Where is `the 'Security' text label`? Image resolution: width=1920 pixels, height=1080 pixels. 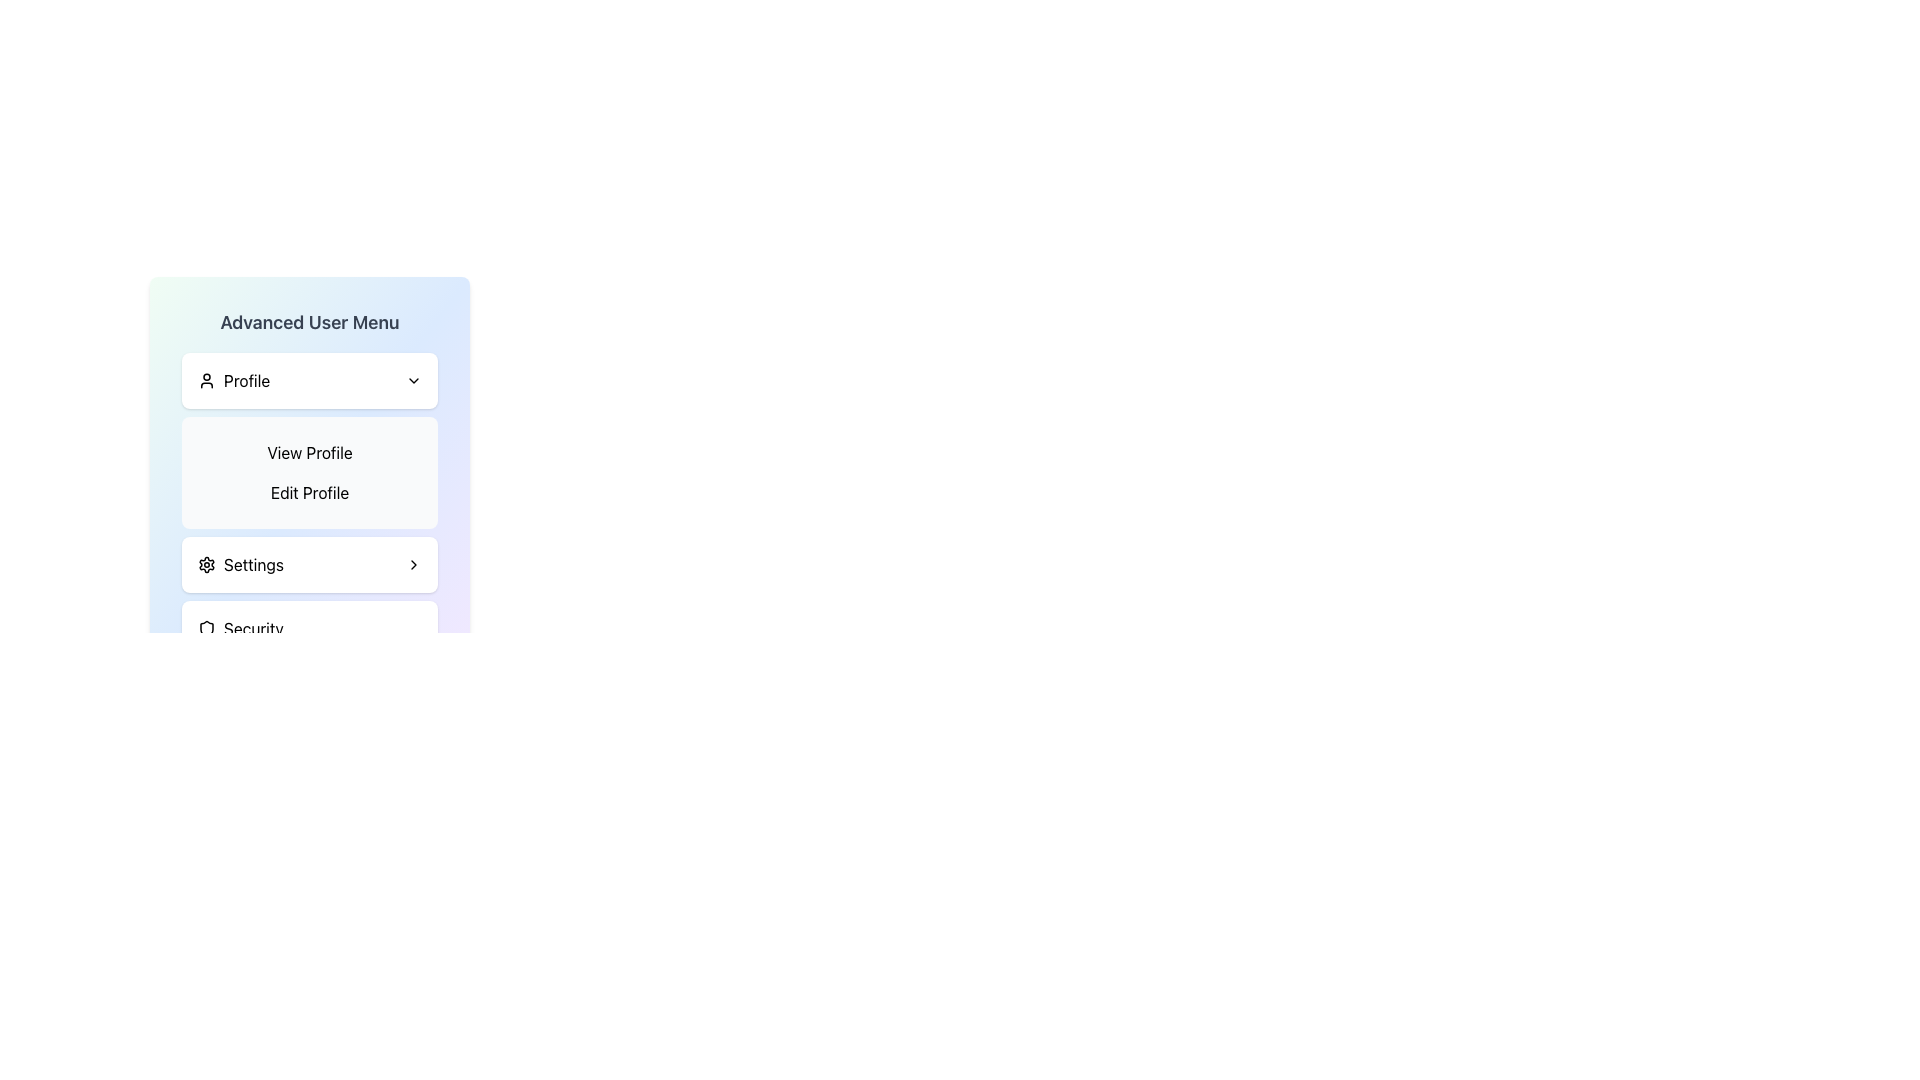
the 'Security' text label is located at coordinates (252, 627).